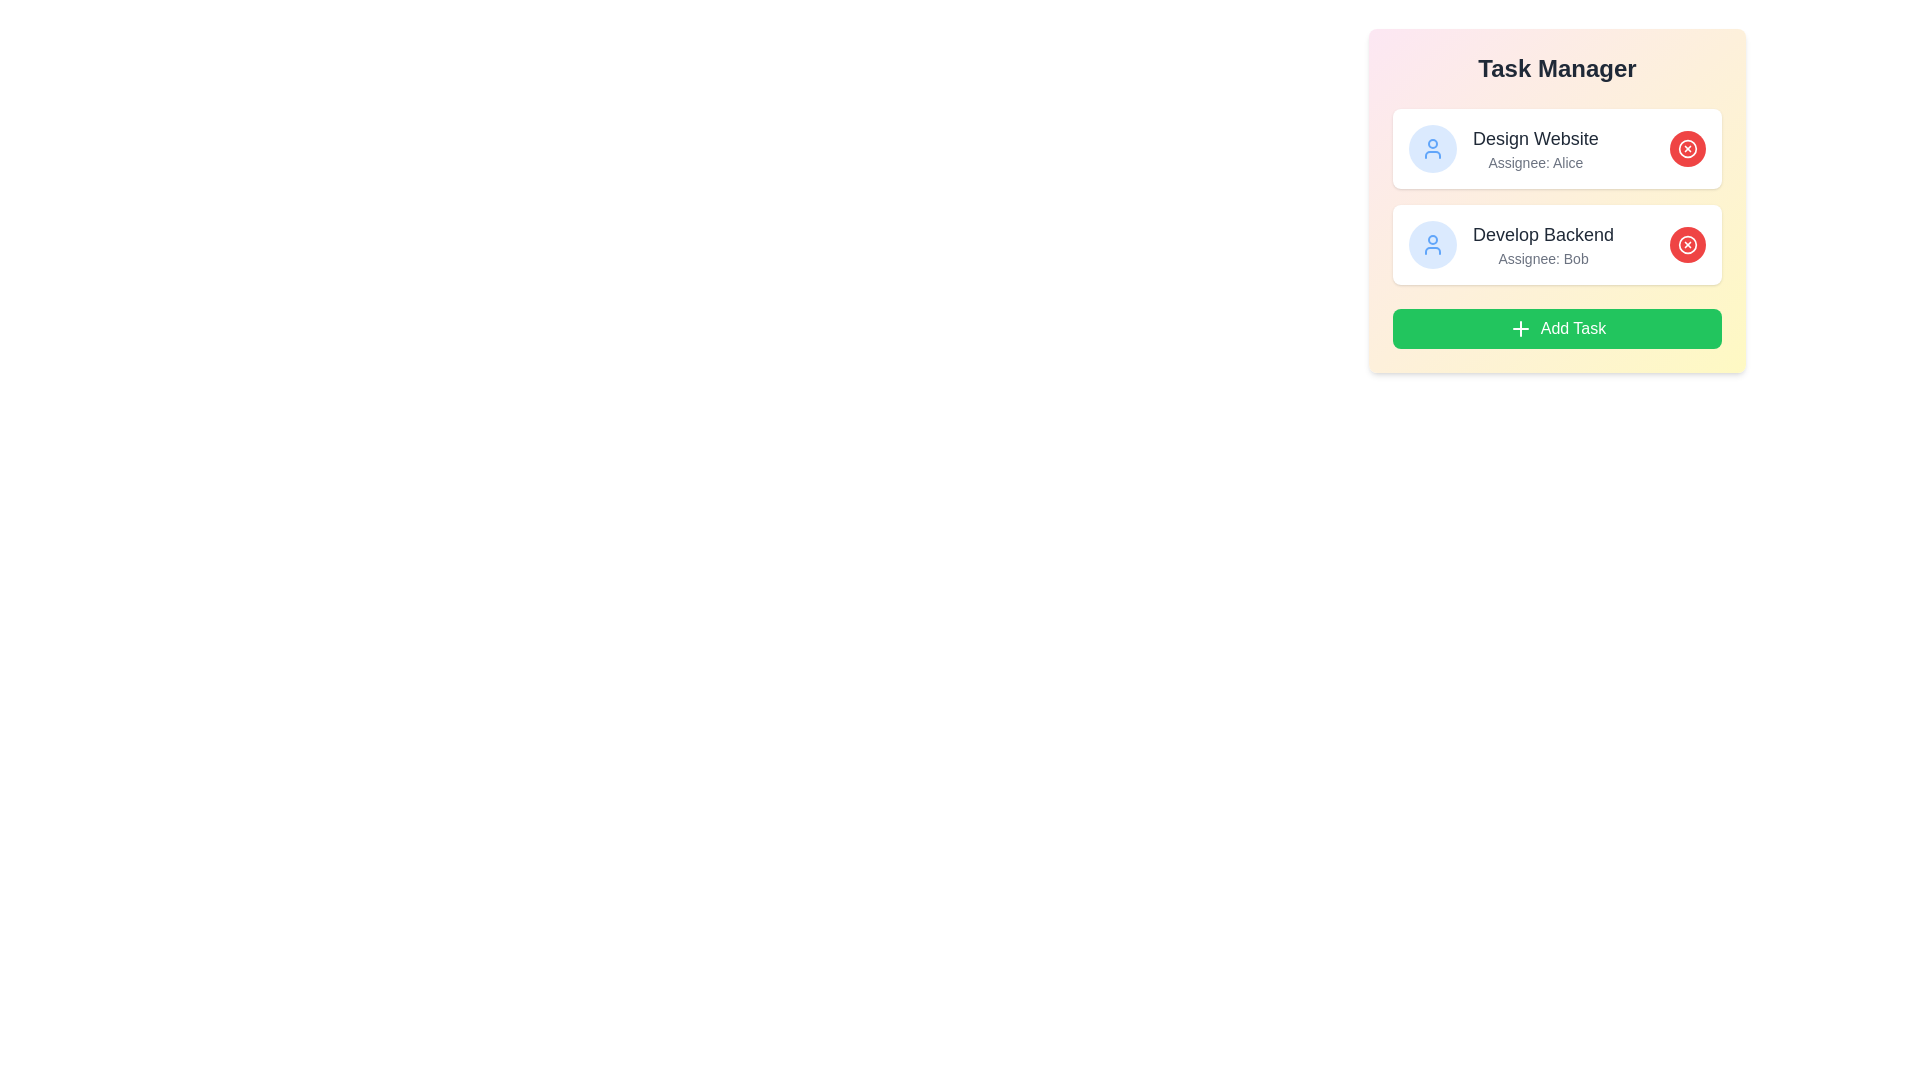 The height and width of the screenshot is (1080, 1920). Describe the element at coordinates (1534, 137) in the screenshot. I see `the Text Label that identifies the first task item in the Task Manager section, located above the 'Assignee: Alice' text` at that location.